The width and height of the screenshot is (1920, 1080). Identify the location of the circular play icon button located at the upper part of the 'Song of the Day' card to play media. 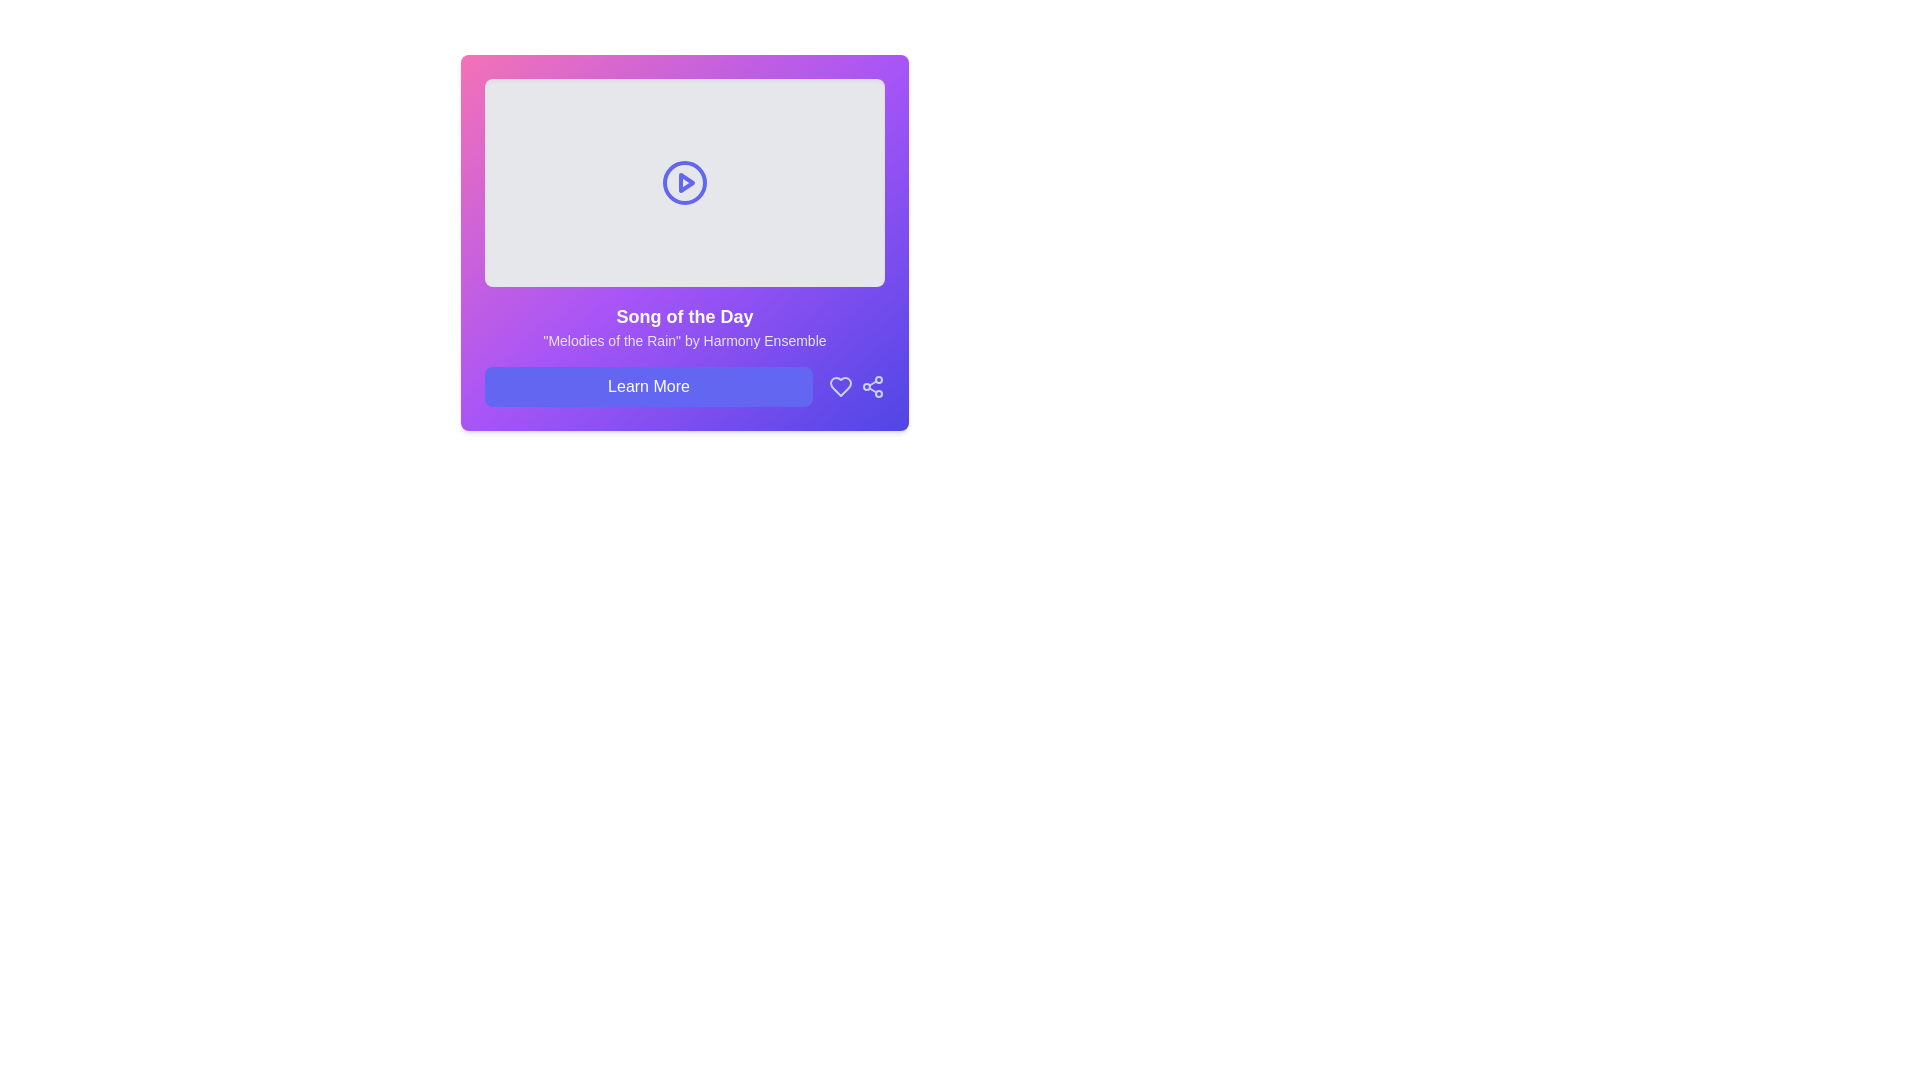
(685, 182).